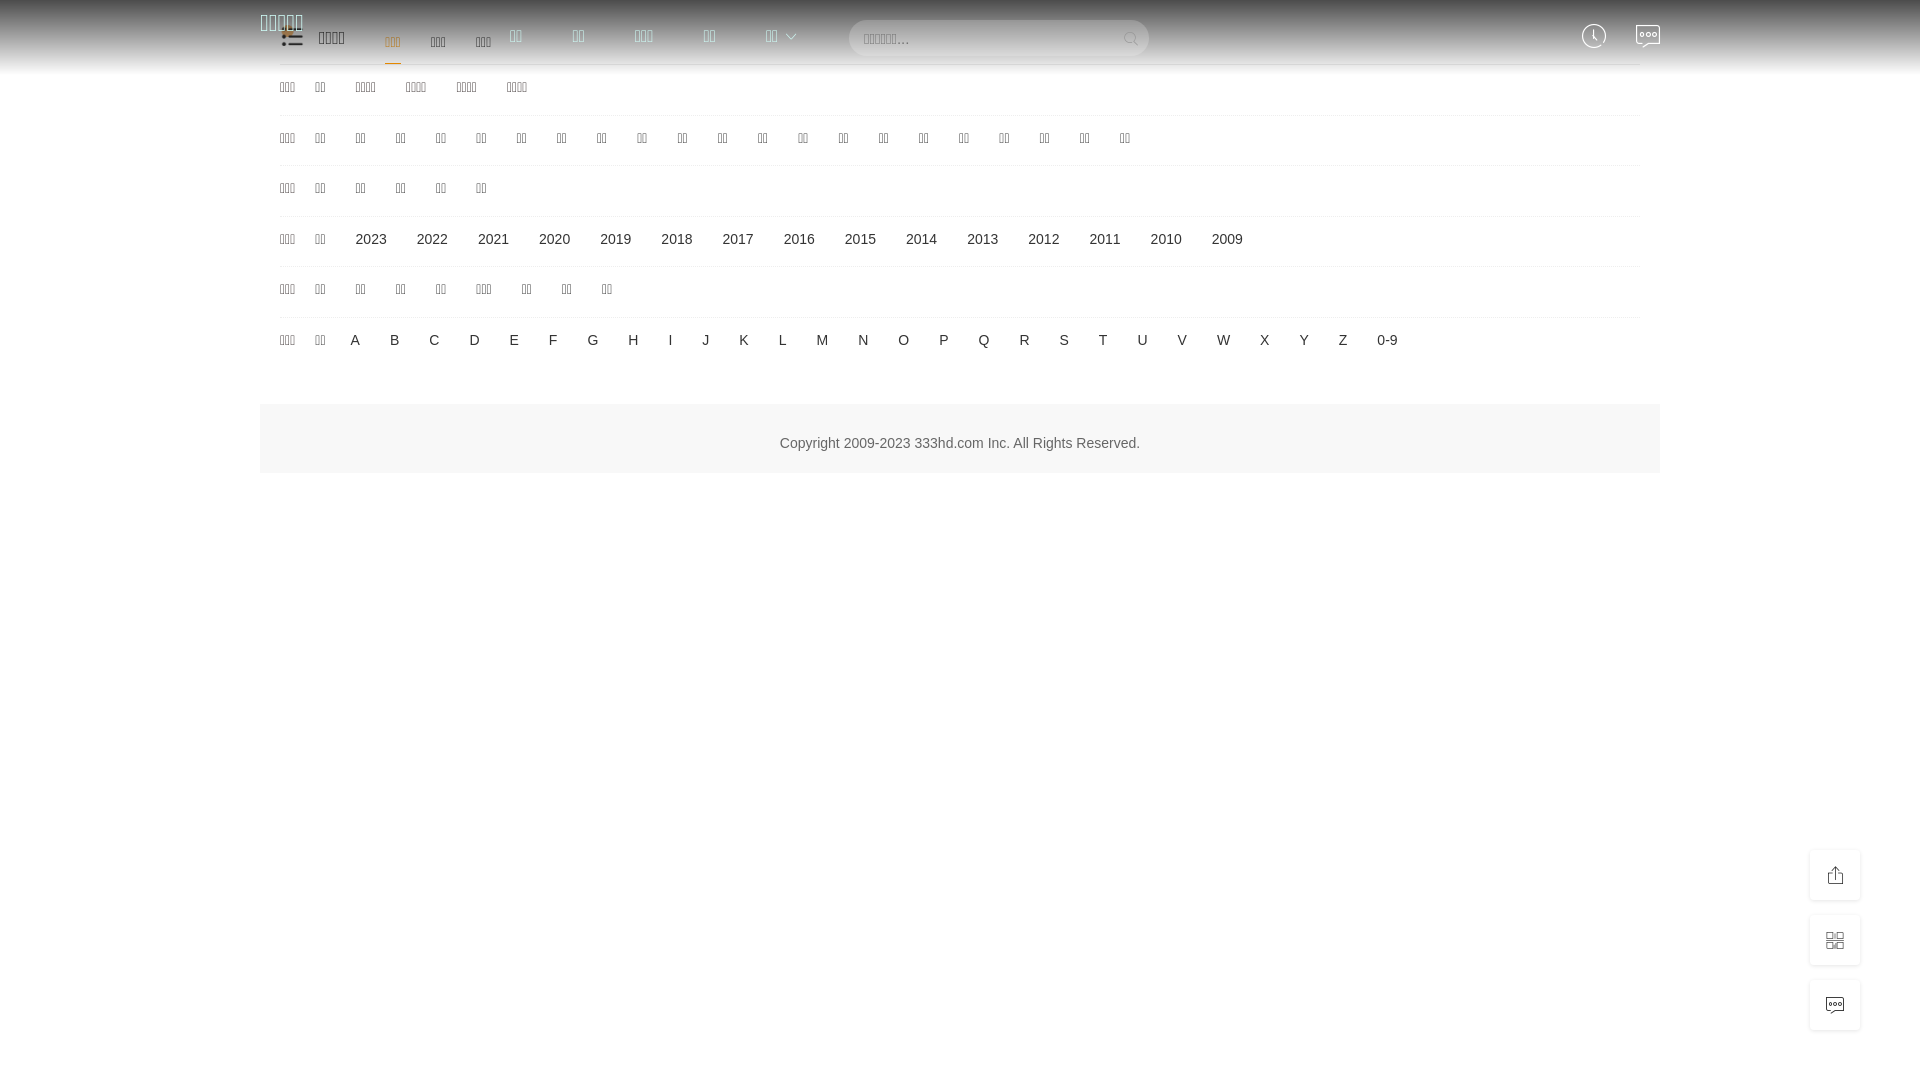 The width and height of the screenshot is (1920, 1080). What do you see at coordinates (591, 339) in the screenshot?
I see `'G'` at bounding box center [591, 339].